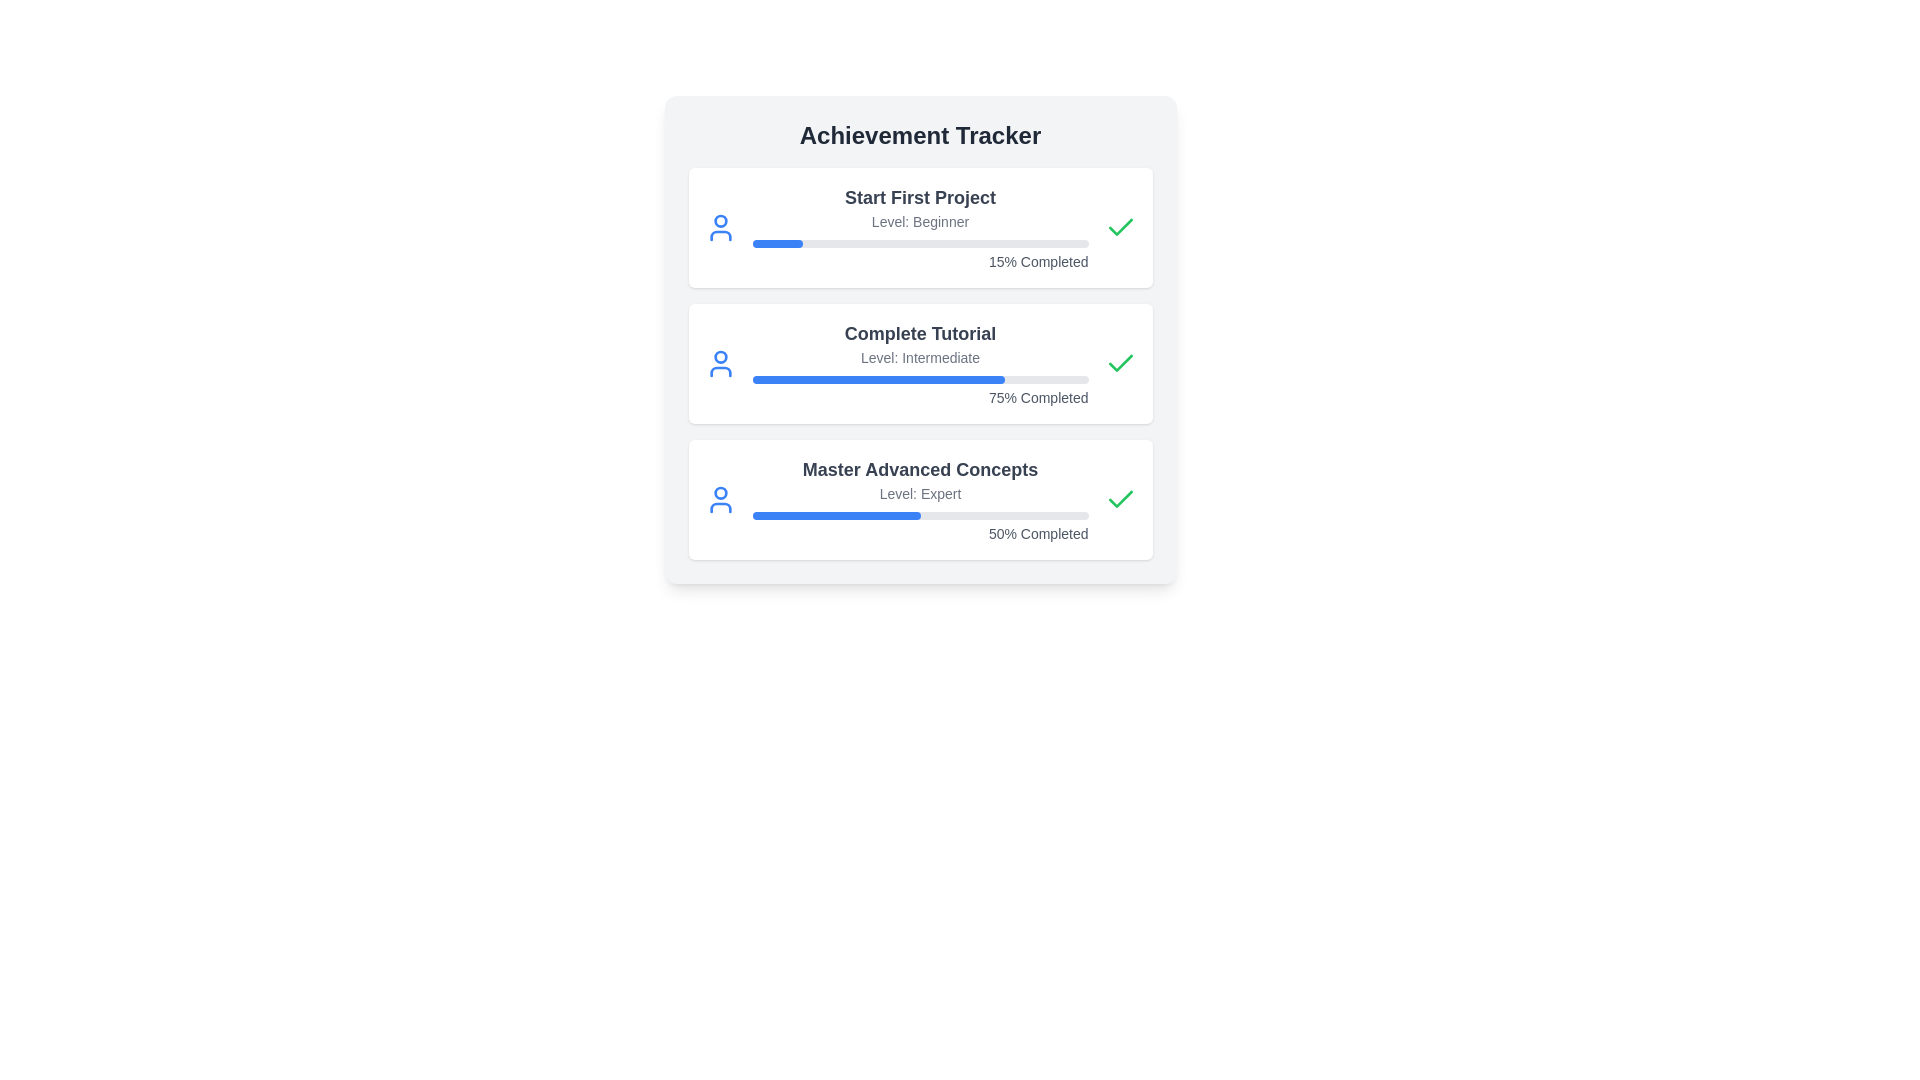 This screenshot has width=1920, height=1080. What do you see at coordinates (776, 242) in the screenshot?
I see `the completion percentage of the blue progress bar segment within the gray progress bar of the 'Start First Project' section in the Achievement Tracker interface` at bounding box center [776, 242].